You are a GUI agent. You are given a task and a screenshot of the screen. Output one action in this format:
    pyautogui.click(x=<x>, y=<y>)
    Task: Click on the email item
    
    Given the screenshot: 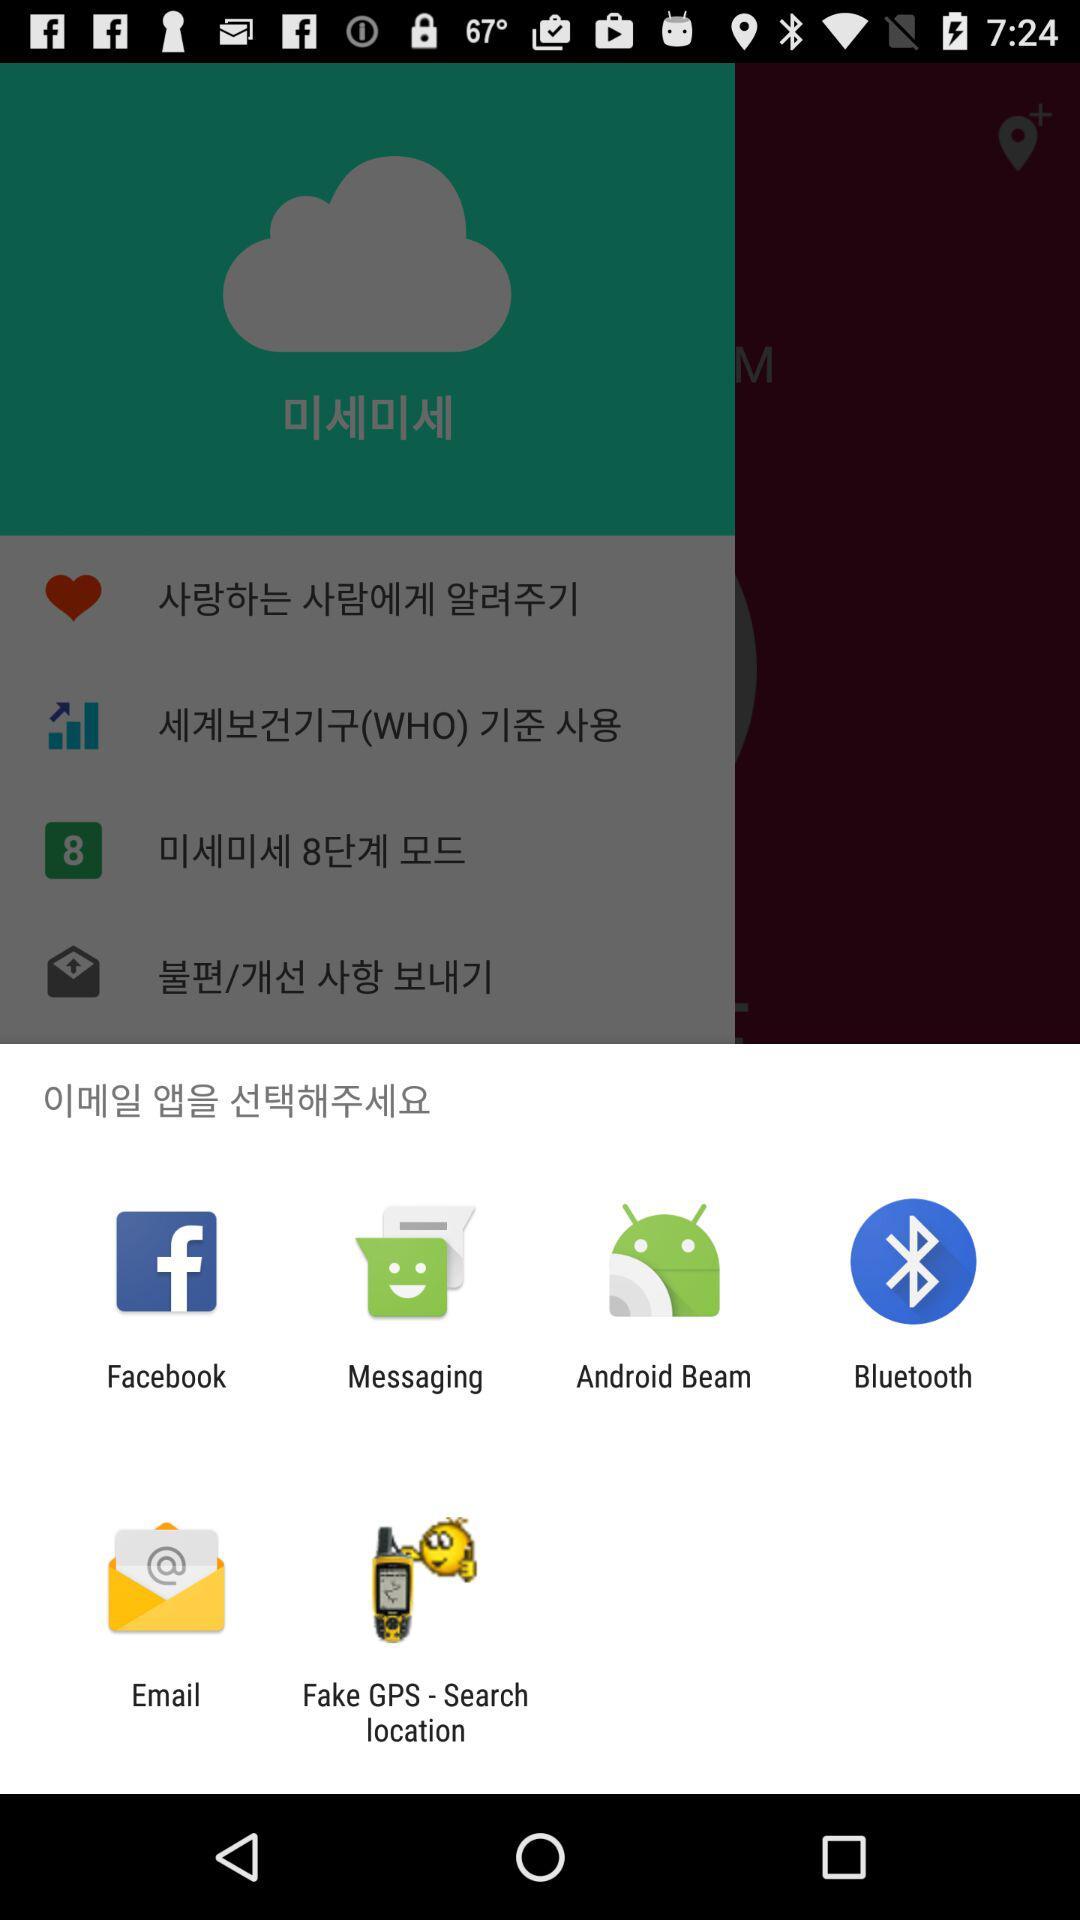 What is the action you would take?
    pyautogui.click(x=165, y=1711)
    